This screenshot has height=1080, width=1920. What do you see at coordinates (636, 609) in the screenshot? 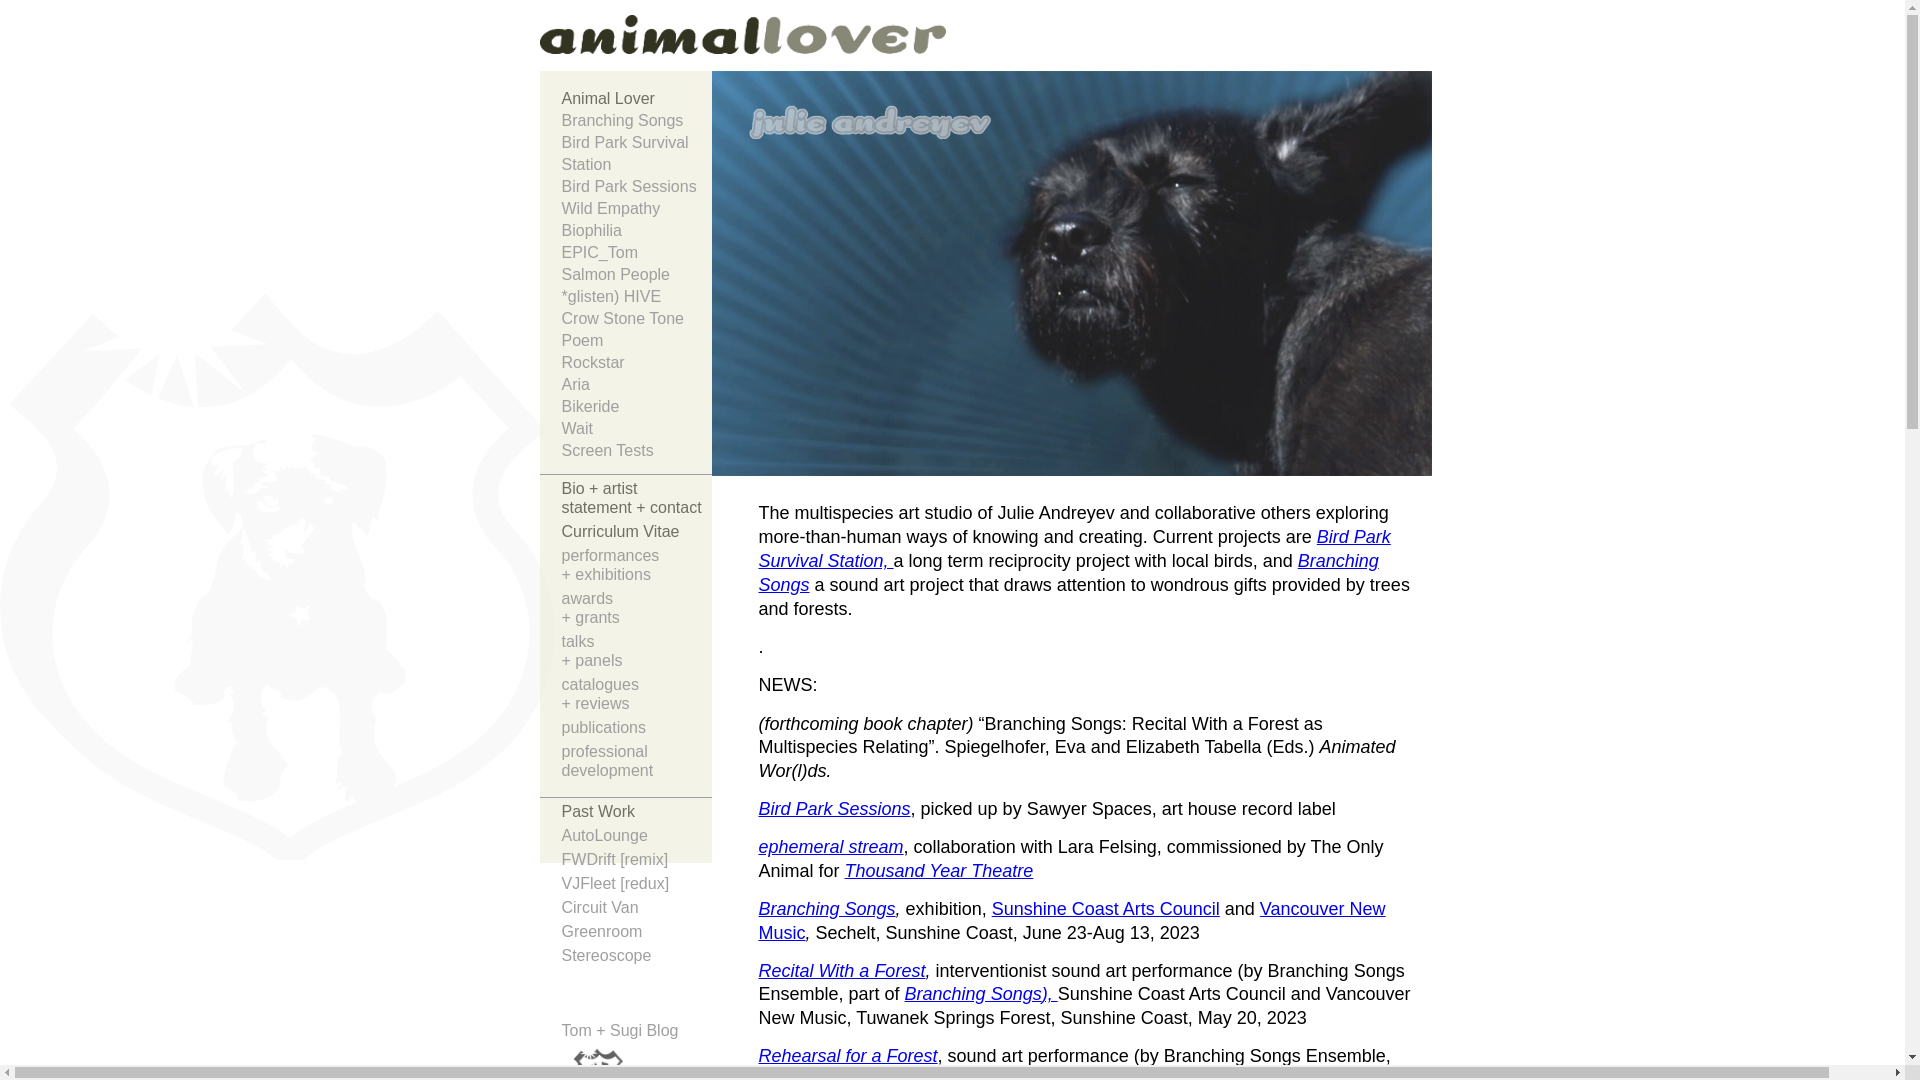
I see `'awards` at bounding box center [636, 609].